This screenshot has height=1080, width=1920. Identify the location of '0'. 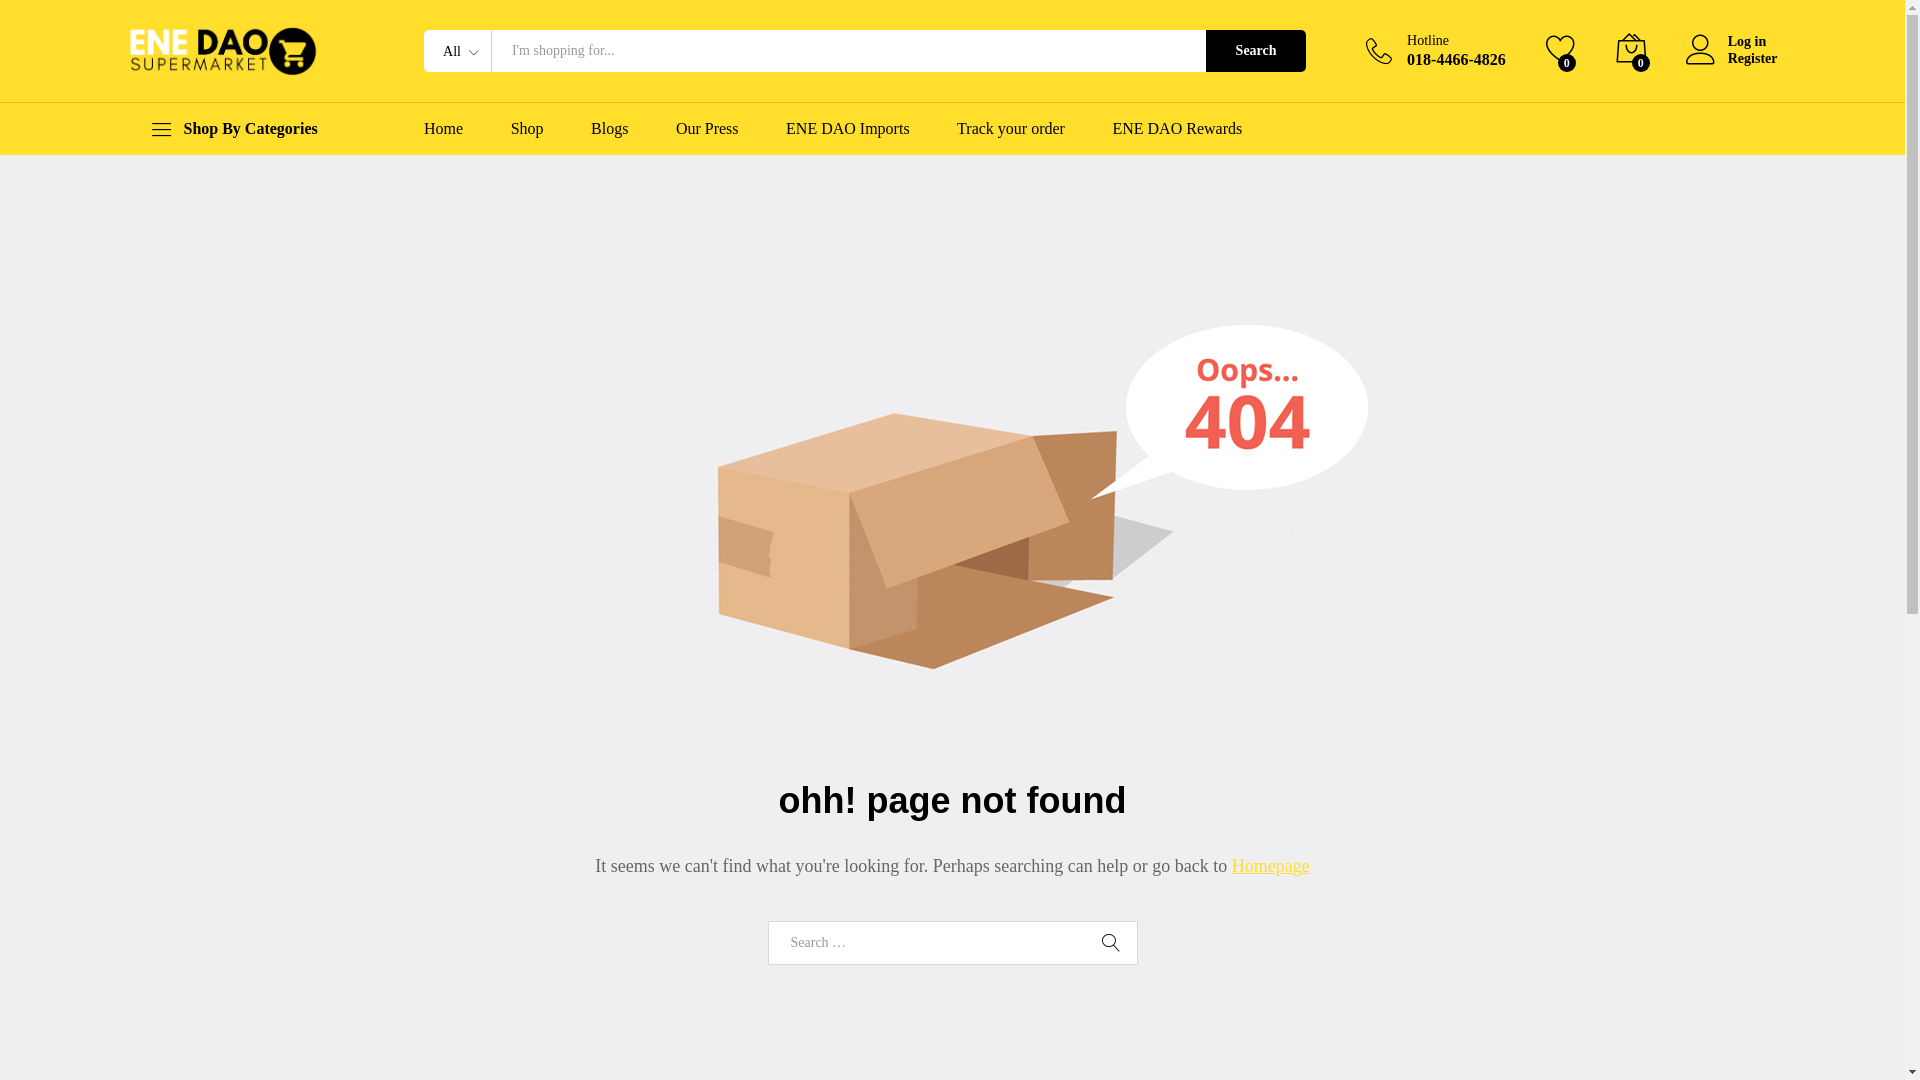
(1631, 49).